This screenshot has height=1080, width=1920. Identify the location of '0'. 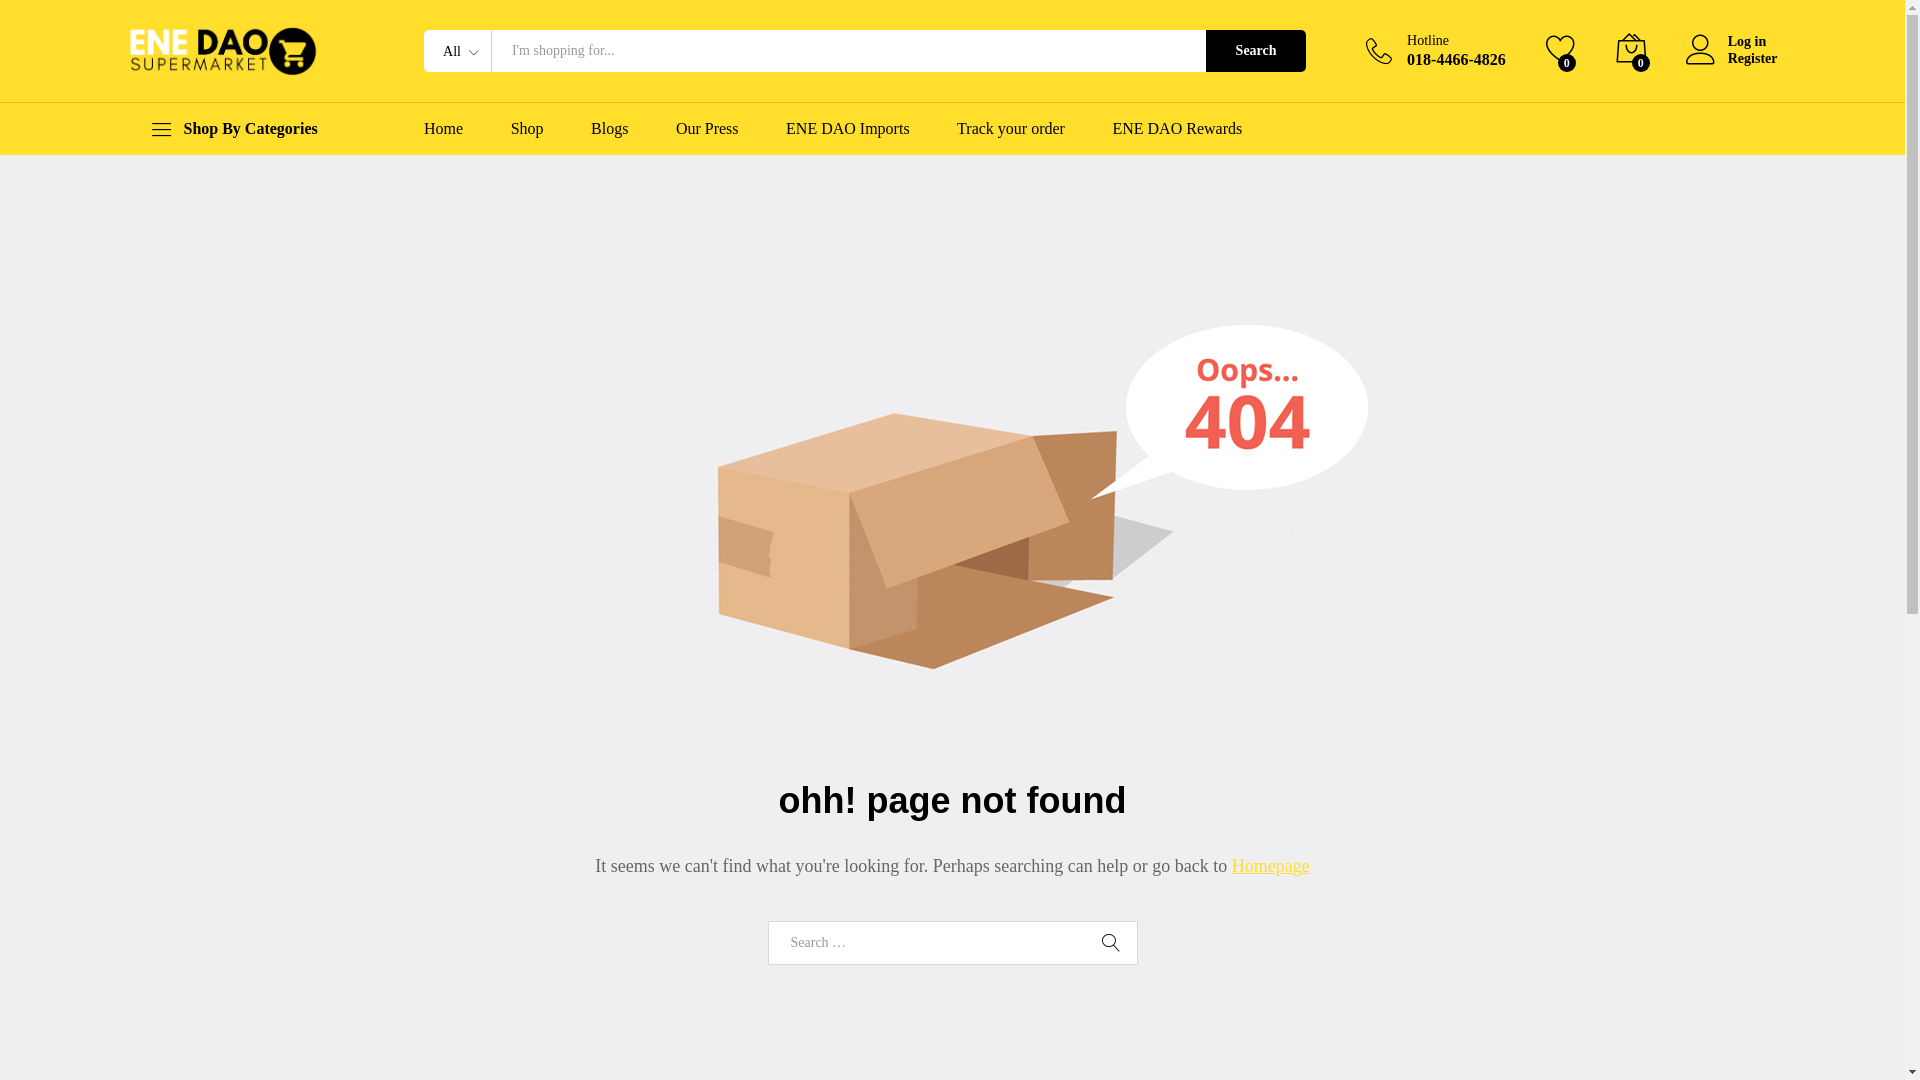
(1631, 49).